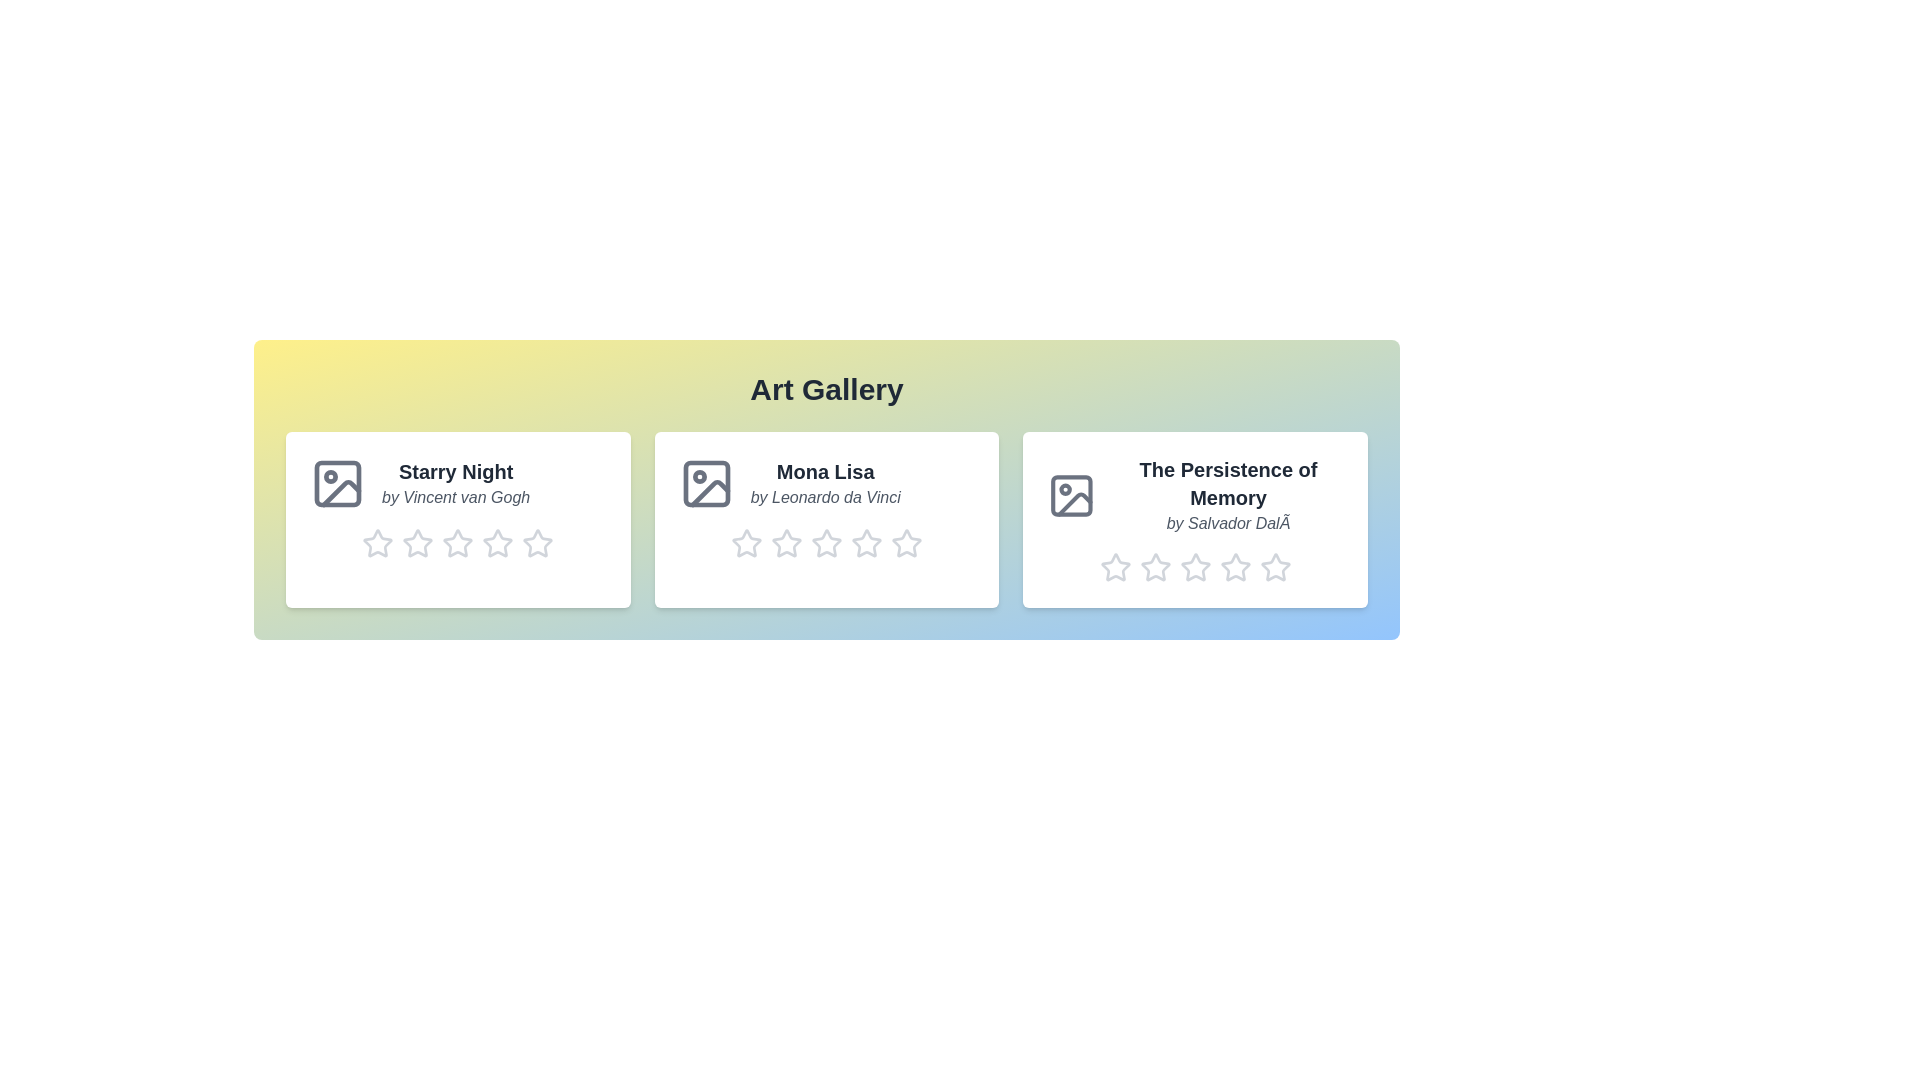  Describe the element at coordinates (905, 543) in the screenshot. I see `the rating for the artwork 'Mona Lisa' to 5 stars` at that location.